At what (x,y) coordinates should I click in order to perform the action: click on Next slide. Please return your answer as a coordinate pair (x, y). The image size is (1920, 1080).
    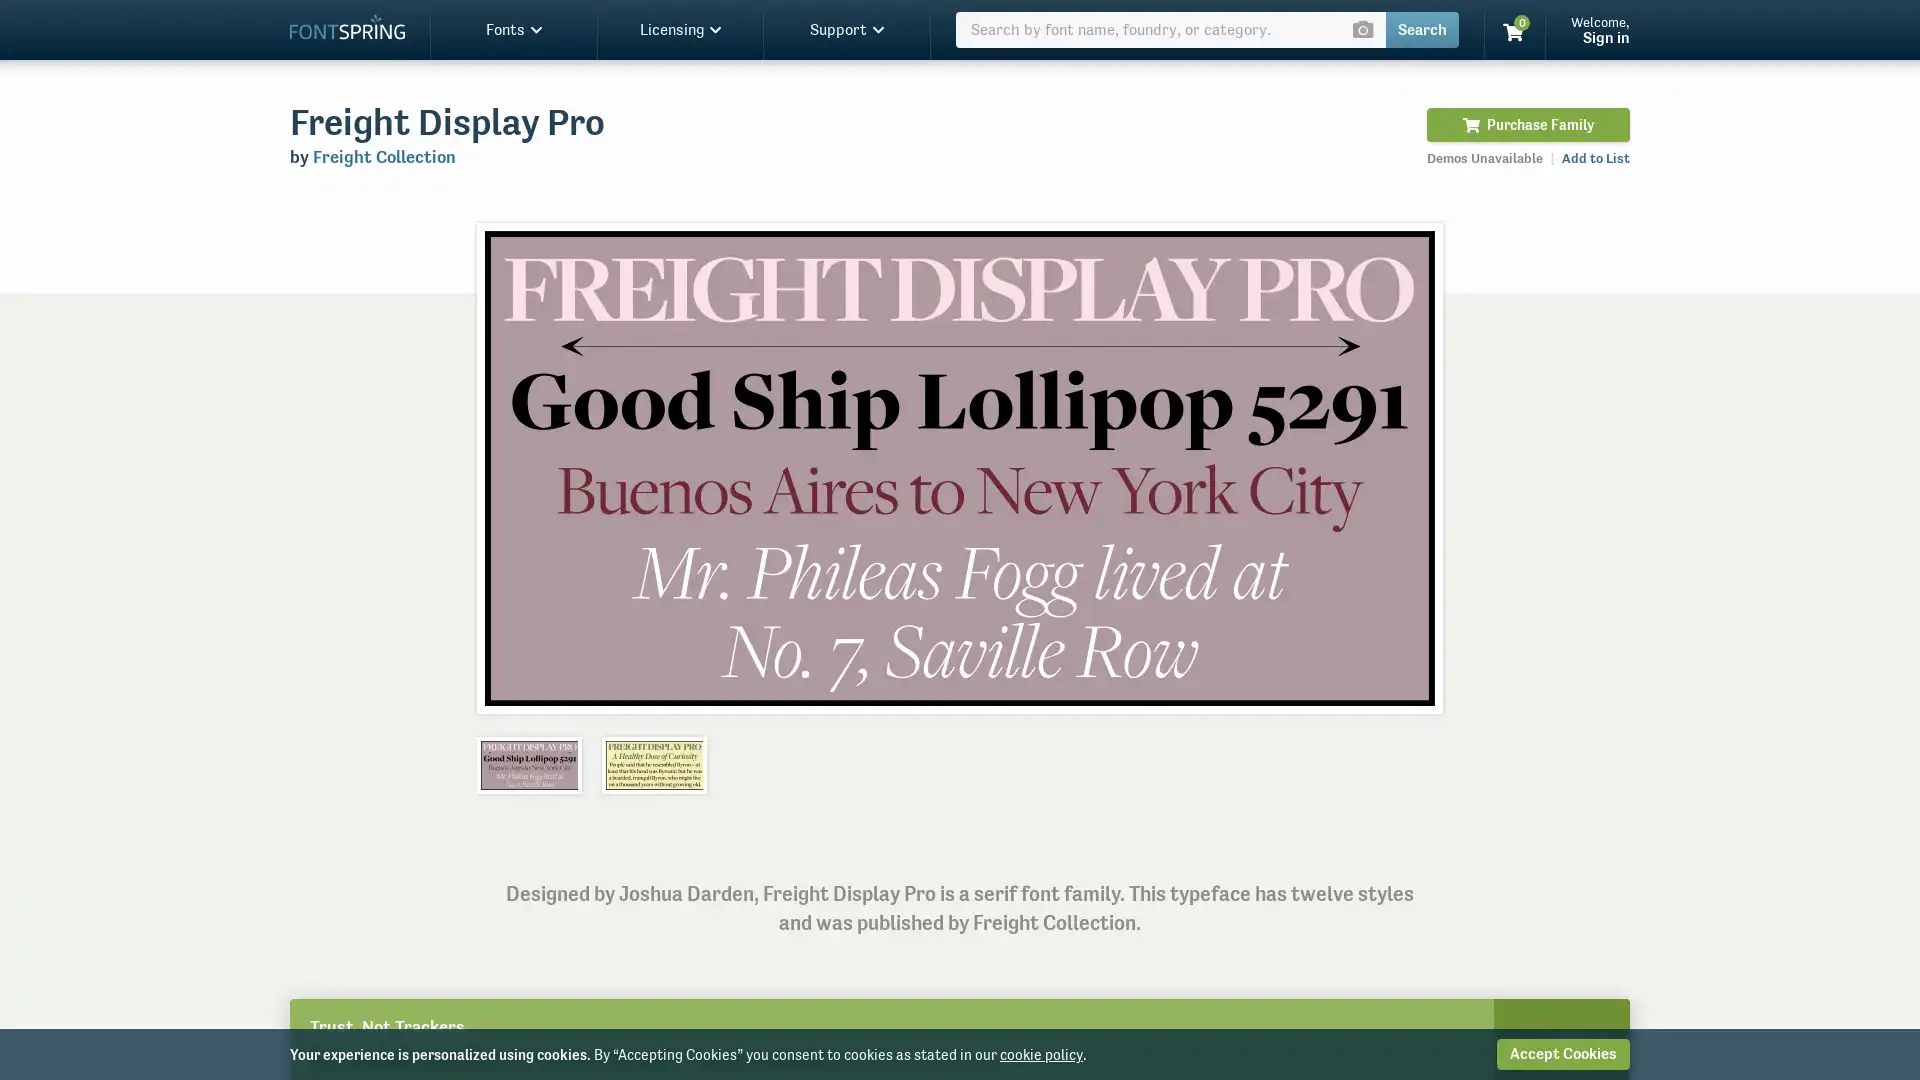
    Looking at the image, I should click on (1404, 467).